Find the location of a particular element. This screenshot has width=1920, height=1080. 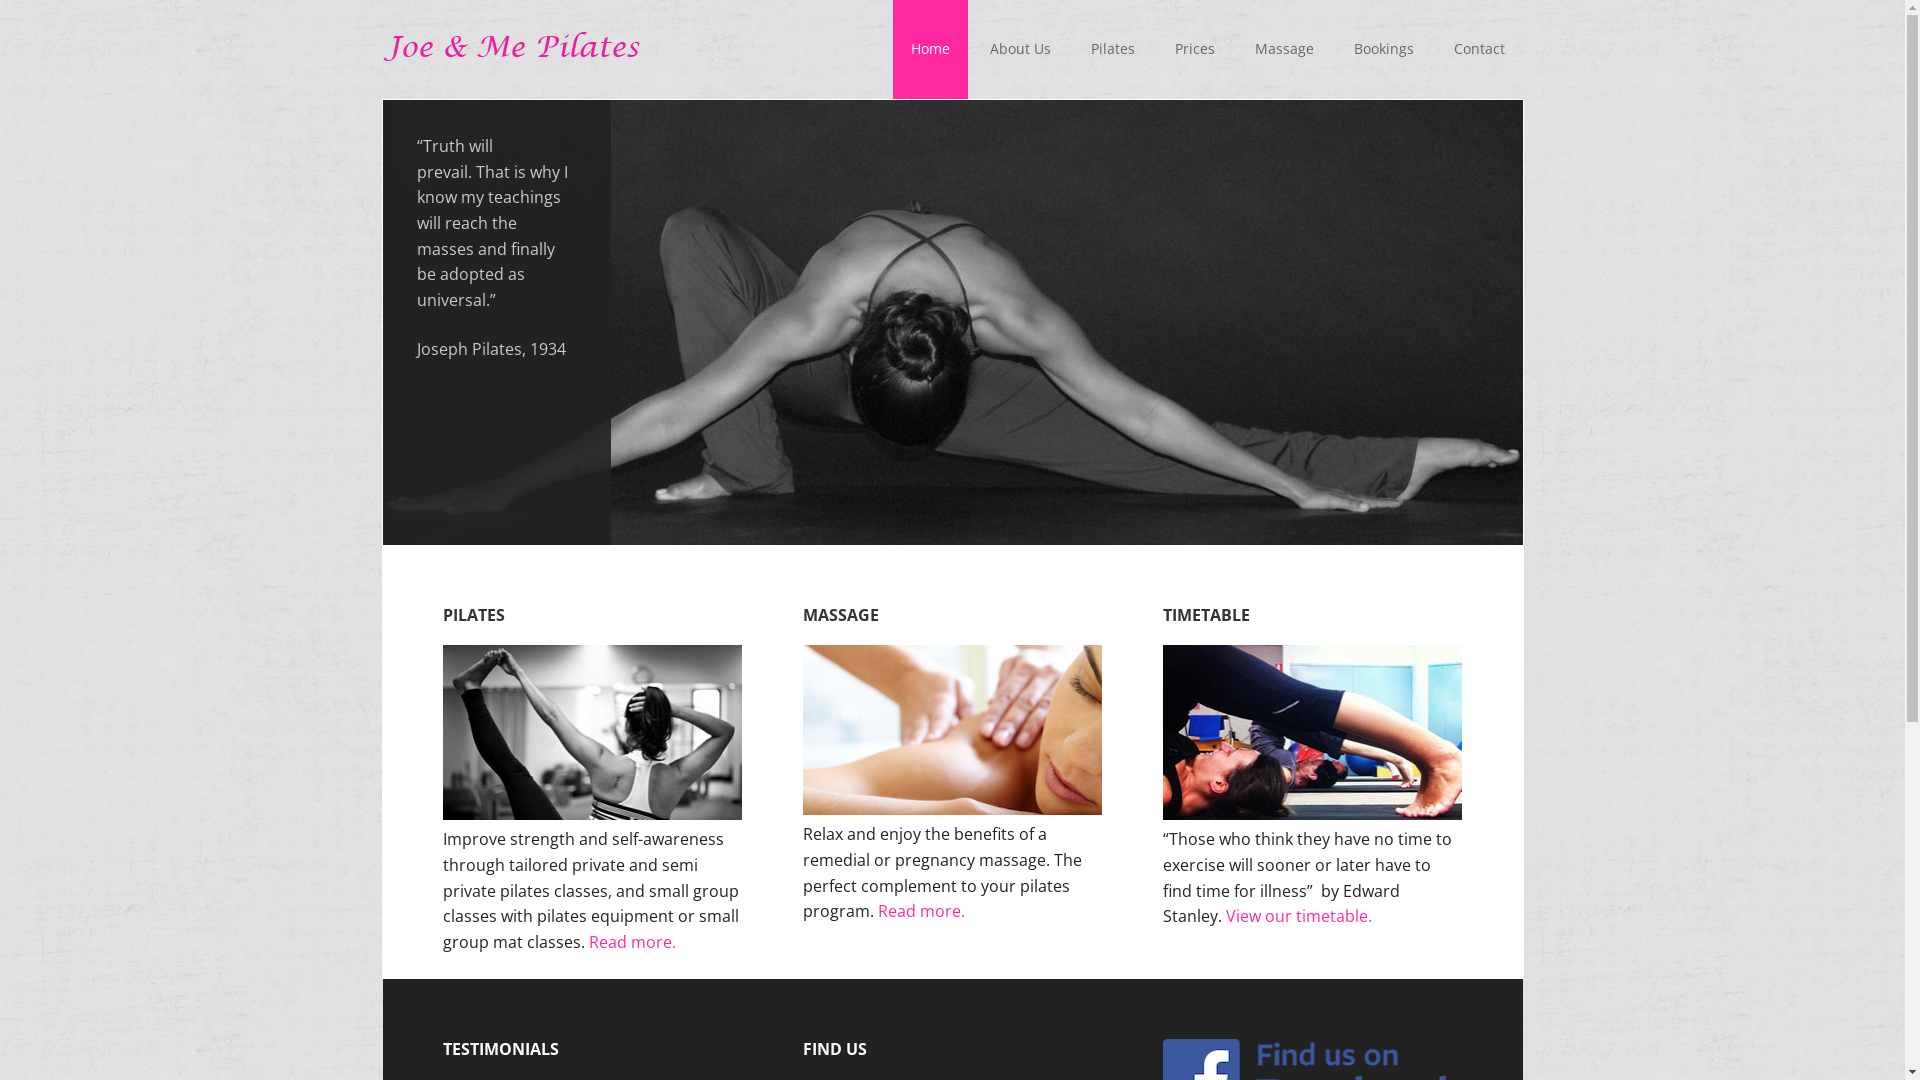

'View our timetable.' is located at coordinates (1299, 915).